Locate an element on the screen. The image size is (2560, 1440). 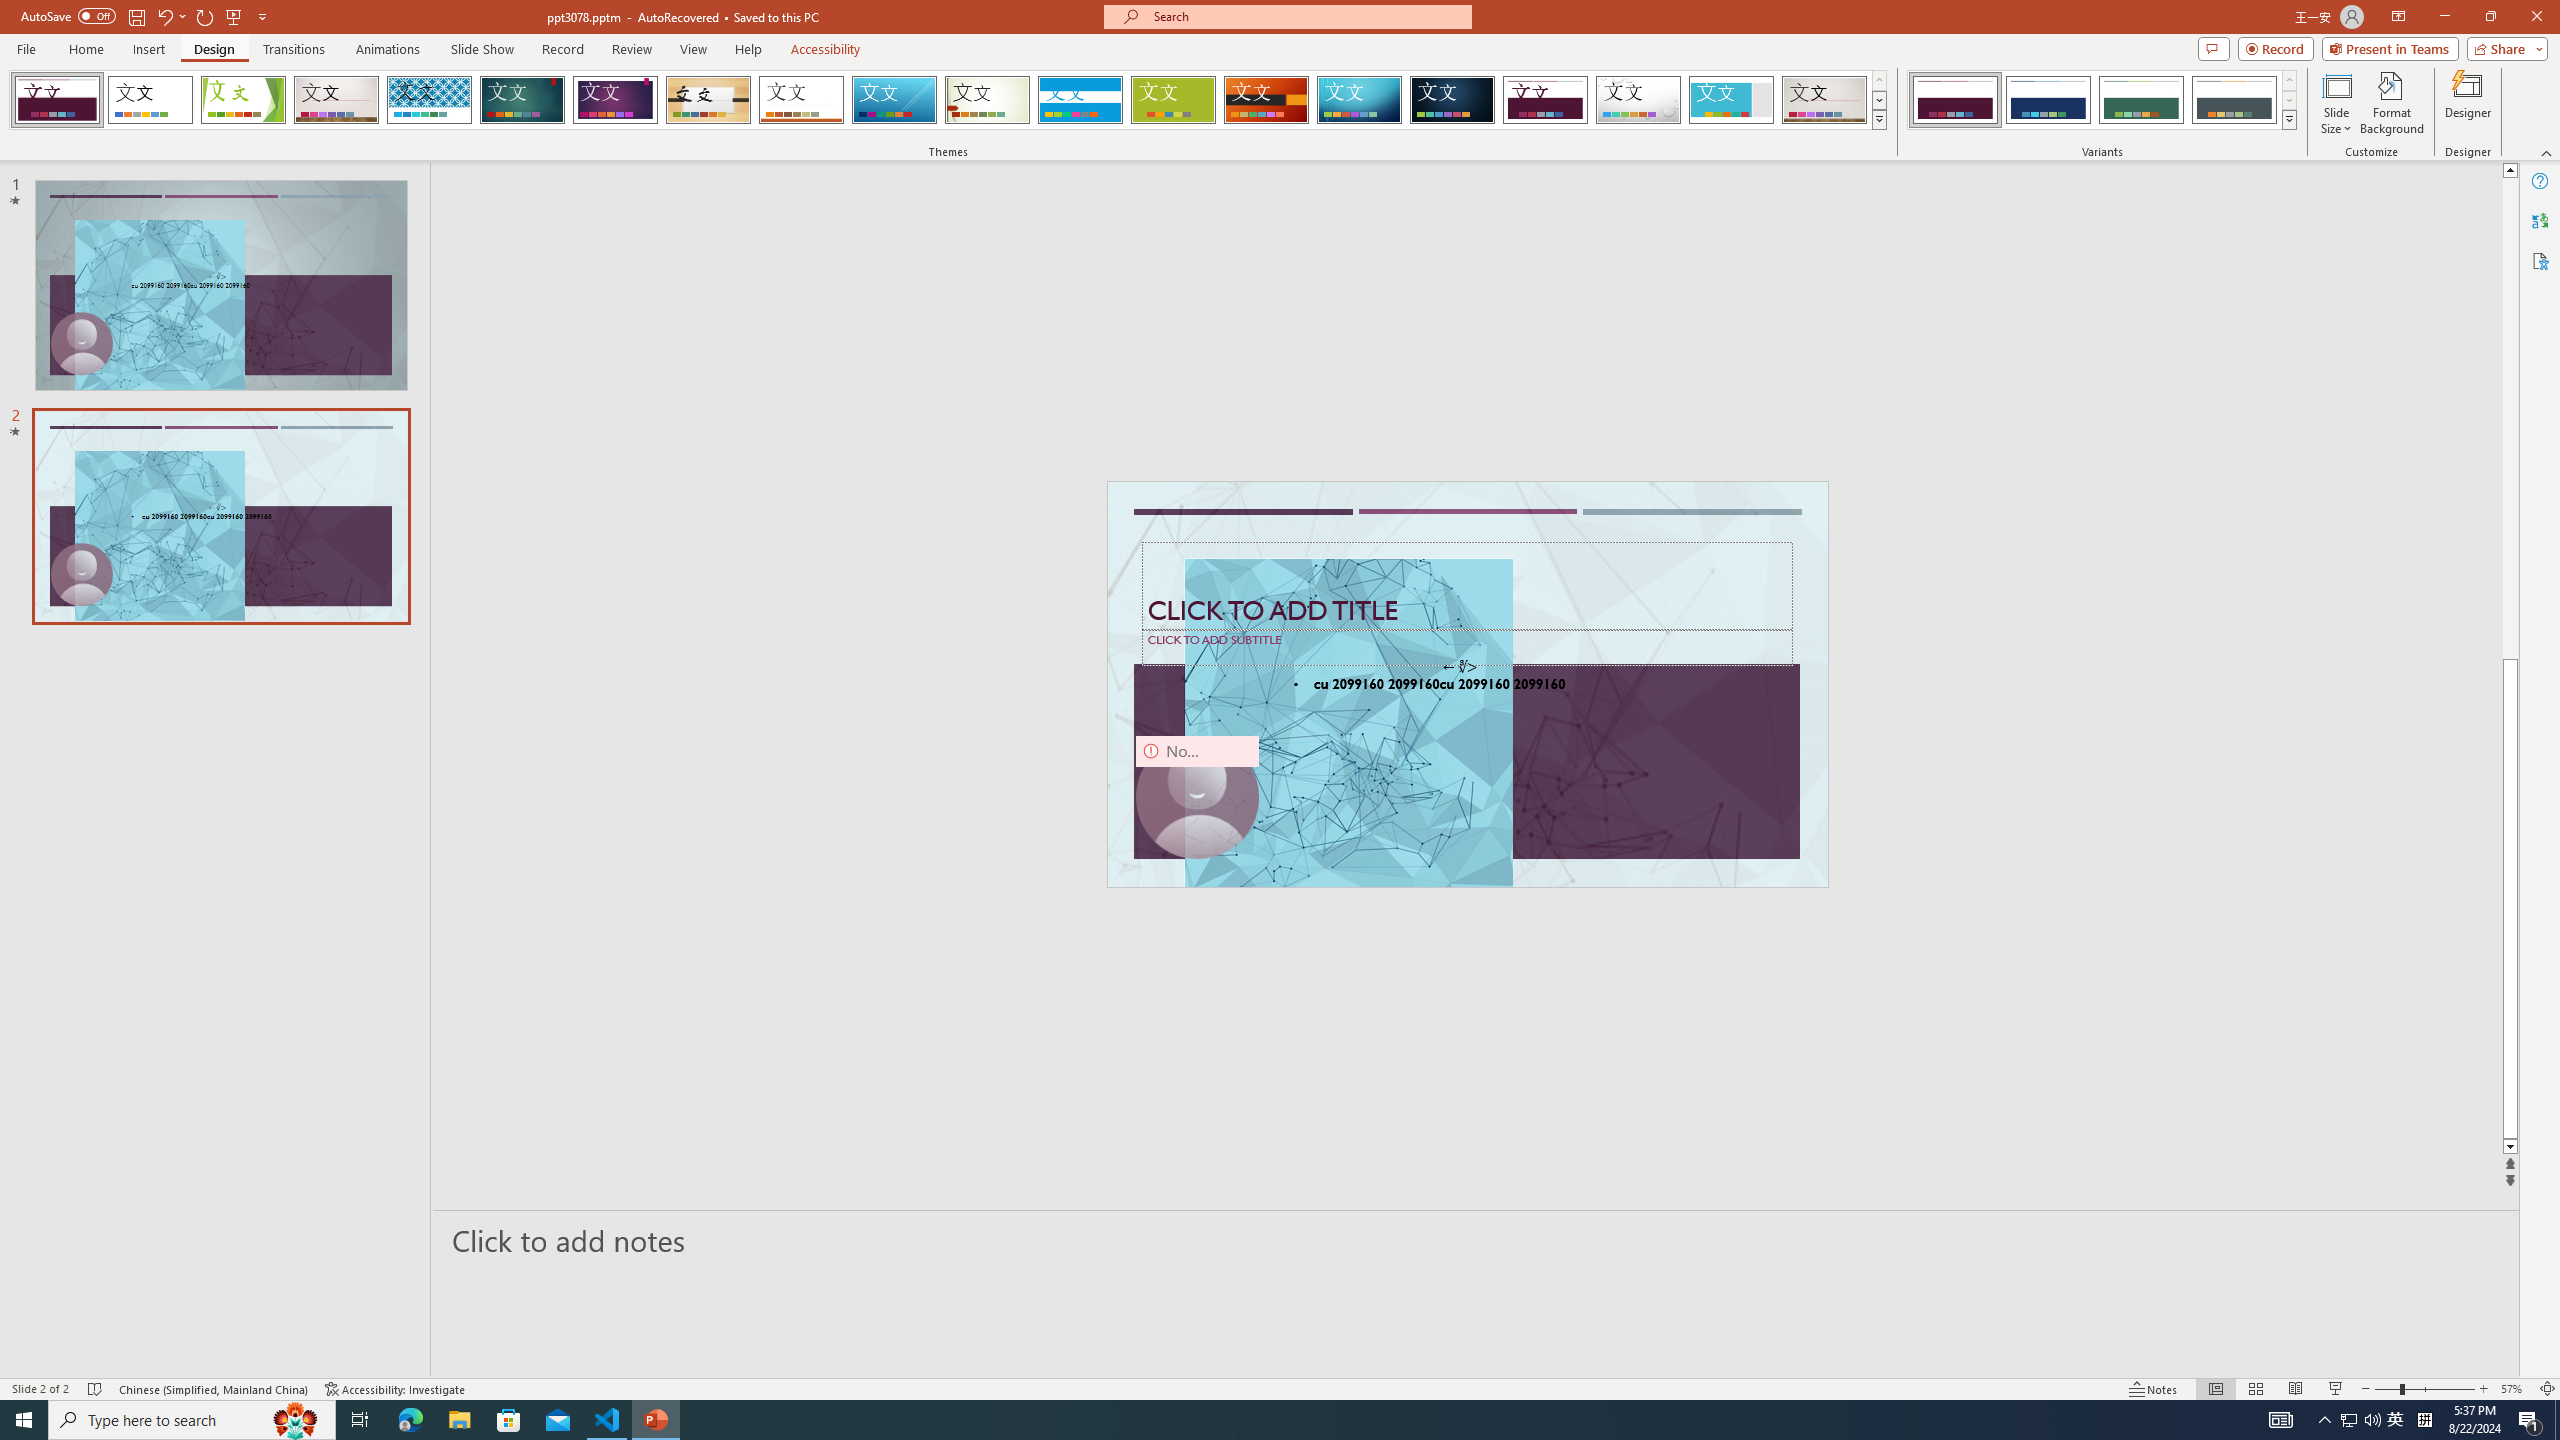
'Berlin' is located at coordinates (1267, 99).